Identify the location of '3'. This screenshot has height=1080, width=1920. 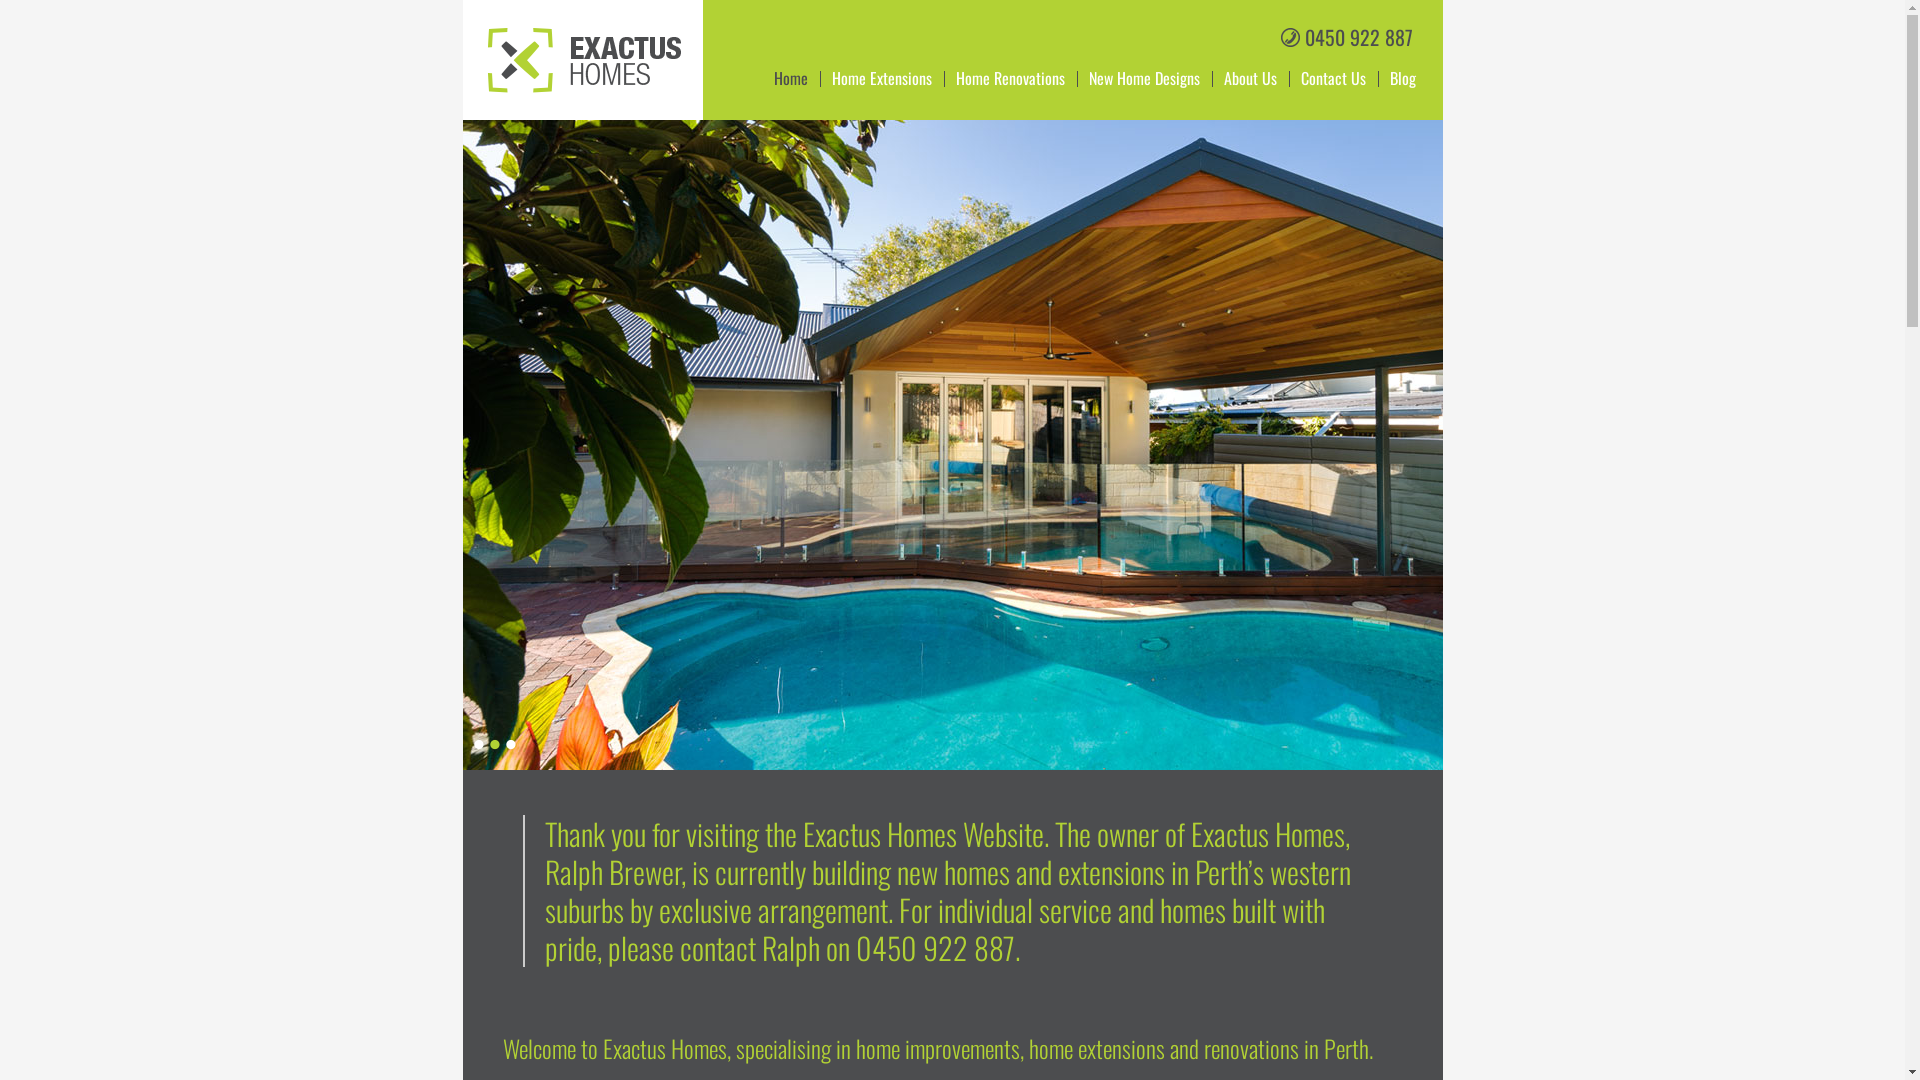
(509, 744).